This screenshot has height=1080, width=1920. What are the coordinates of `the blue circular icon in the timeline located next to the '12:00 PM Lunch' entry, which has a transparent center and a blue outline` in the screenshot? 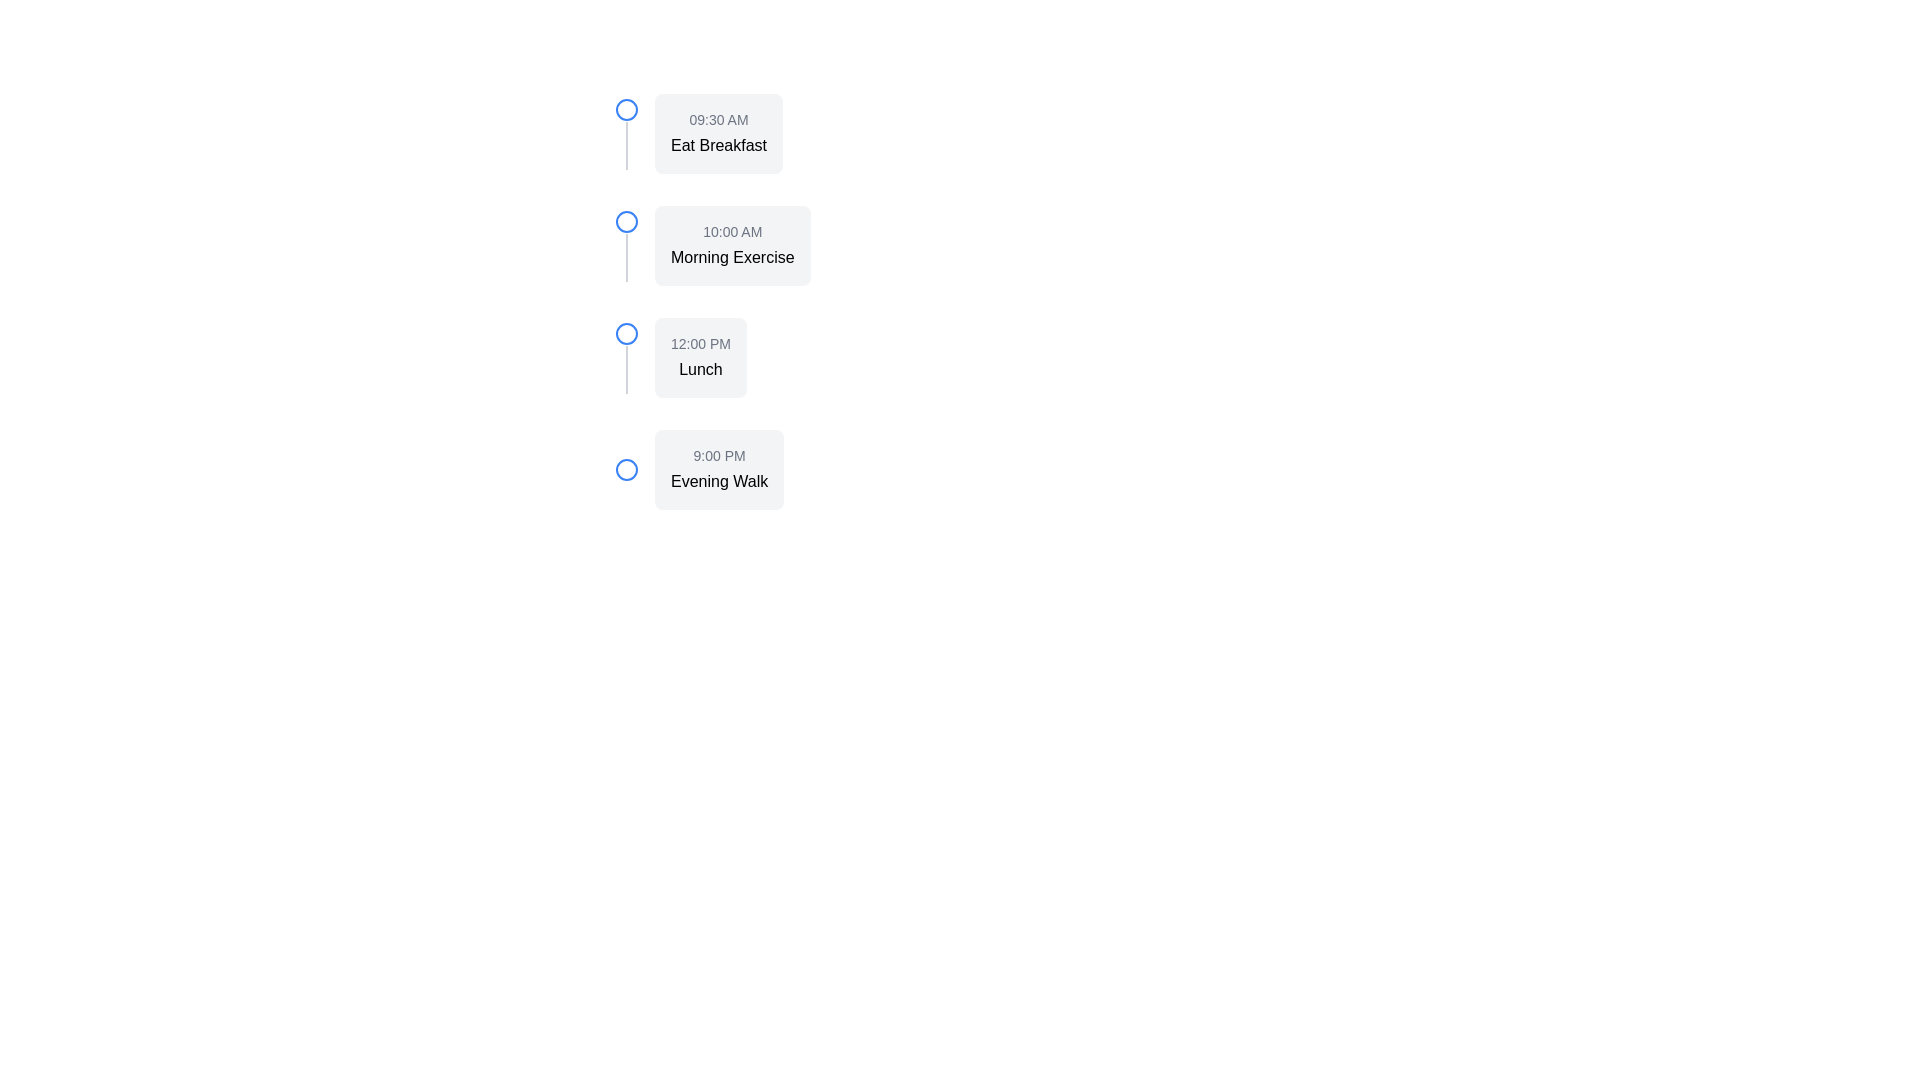 It's located at (626, 333).